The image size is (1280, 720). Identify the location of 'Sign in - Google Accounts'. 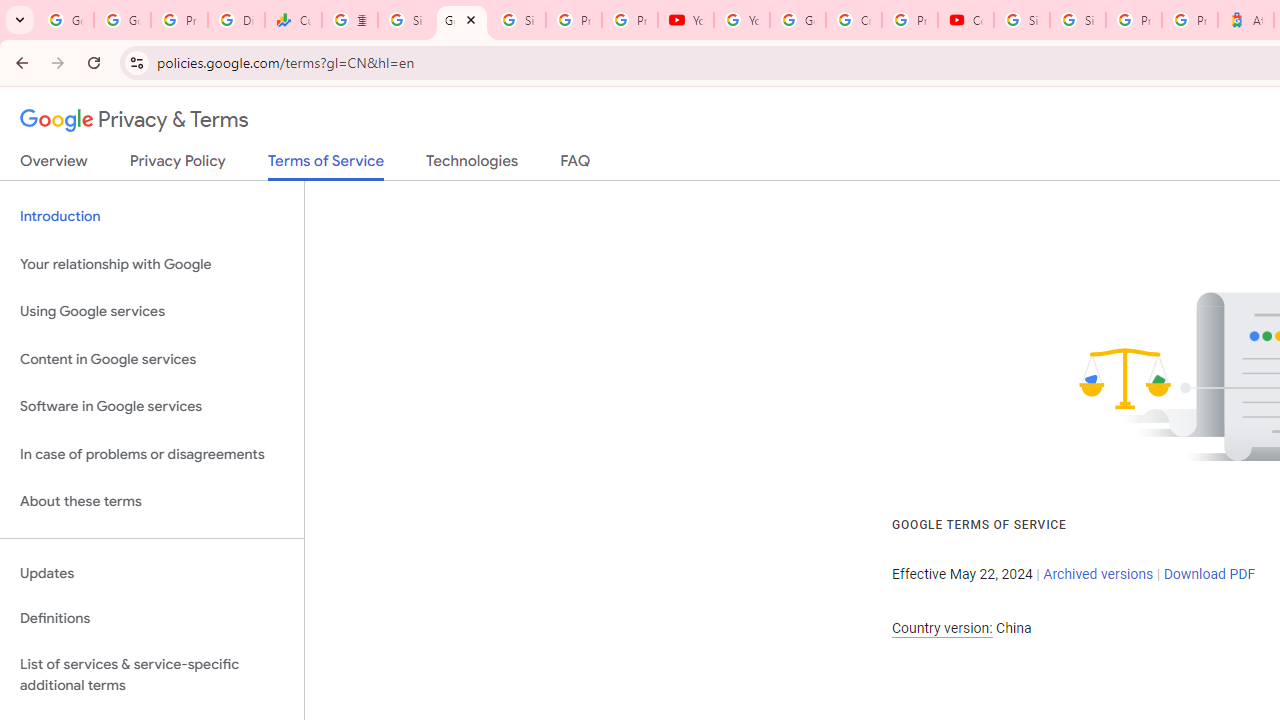
(404, 20).